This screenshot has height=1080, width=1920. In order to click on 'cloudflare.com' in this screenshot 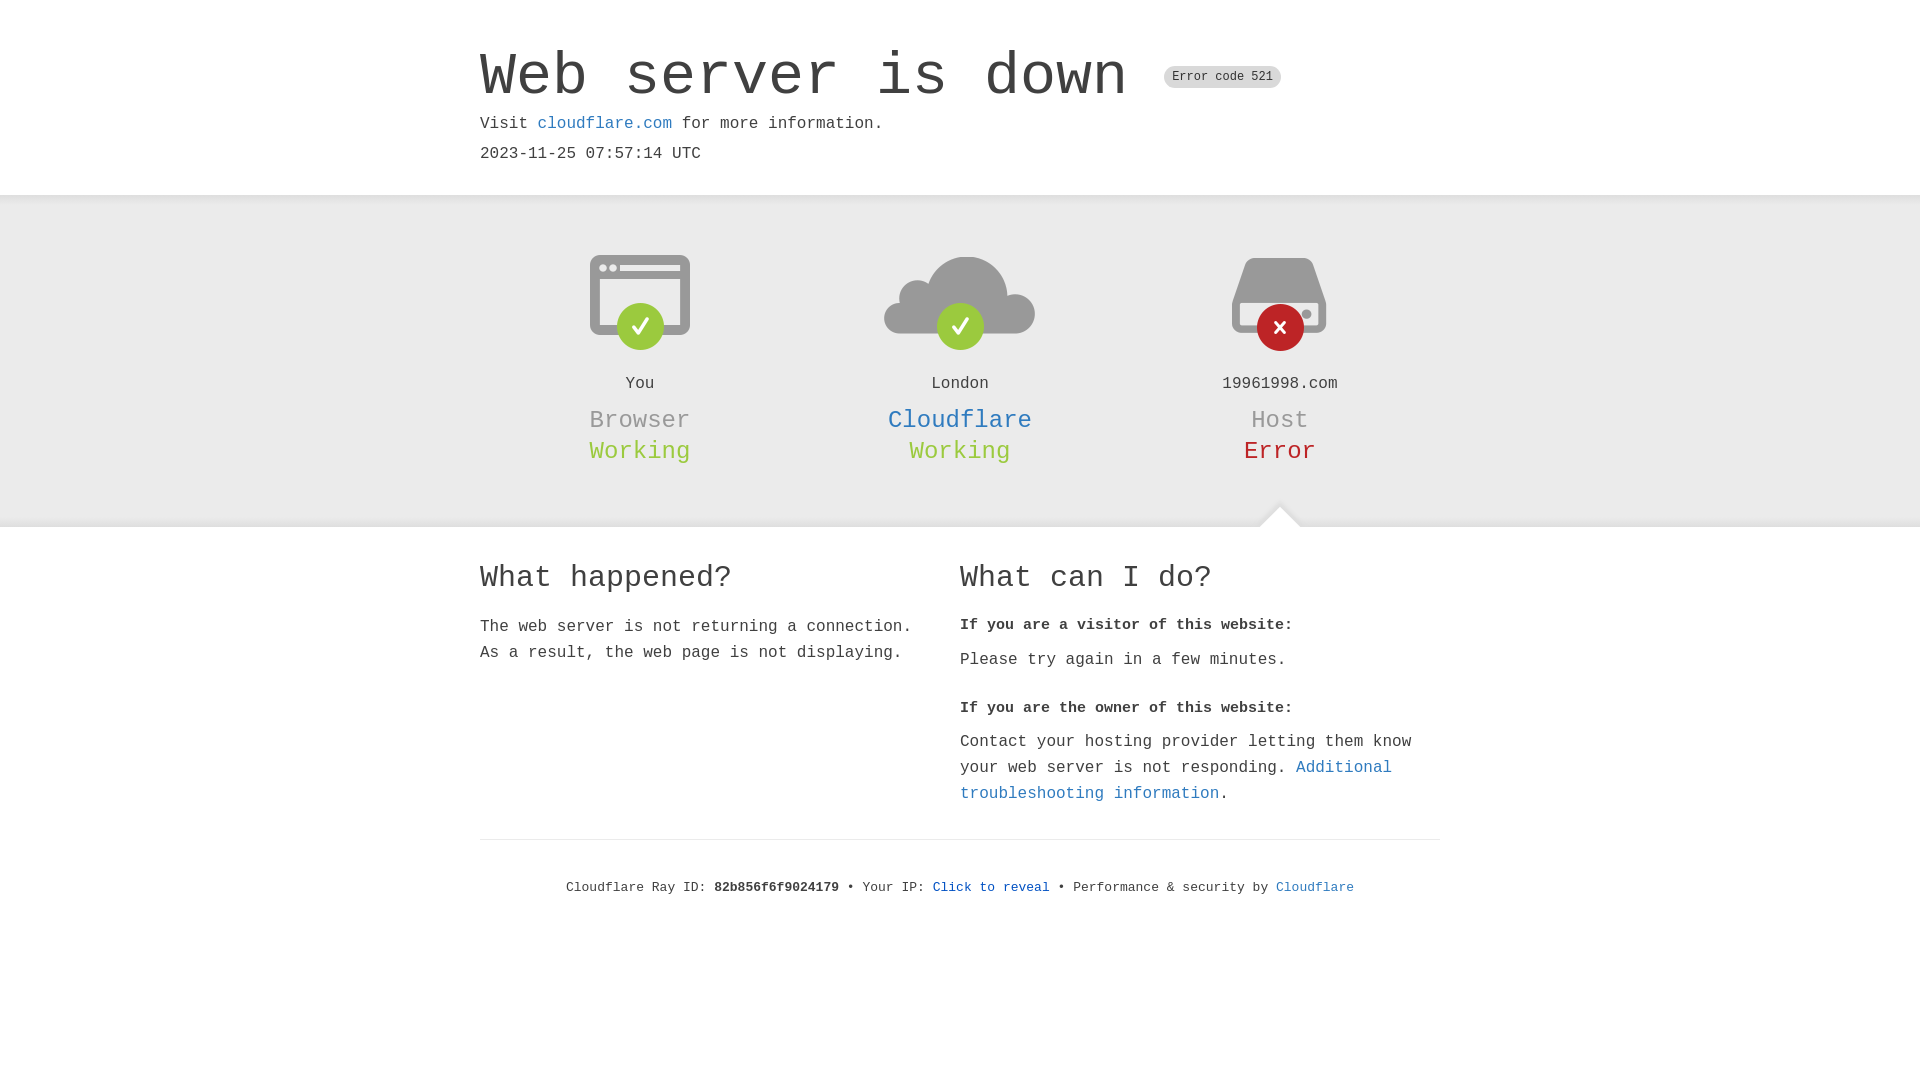, I will do `click(603, 123)`.